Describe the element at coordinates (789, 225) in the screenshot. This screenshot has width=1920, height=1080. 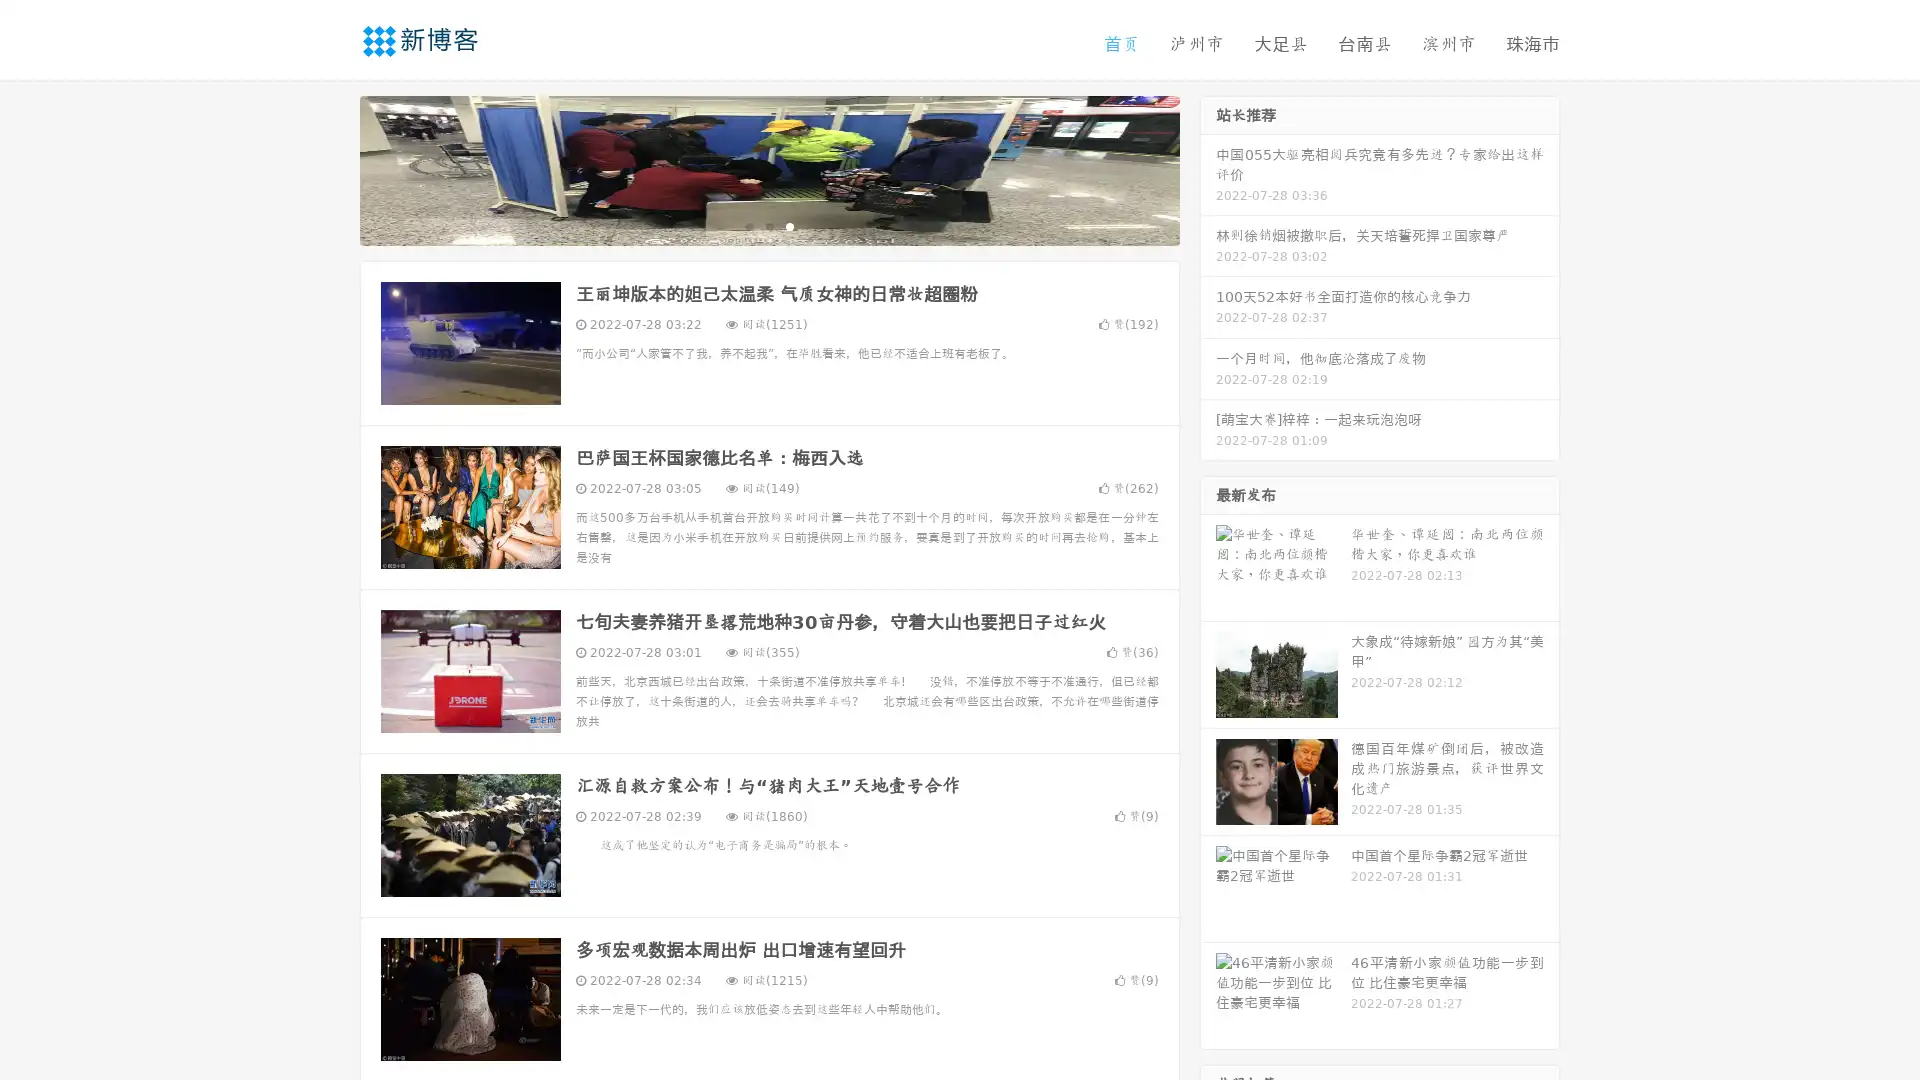
I see `Go to slide 3` at that location.